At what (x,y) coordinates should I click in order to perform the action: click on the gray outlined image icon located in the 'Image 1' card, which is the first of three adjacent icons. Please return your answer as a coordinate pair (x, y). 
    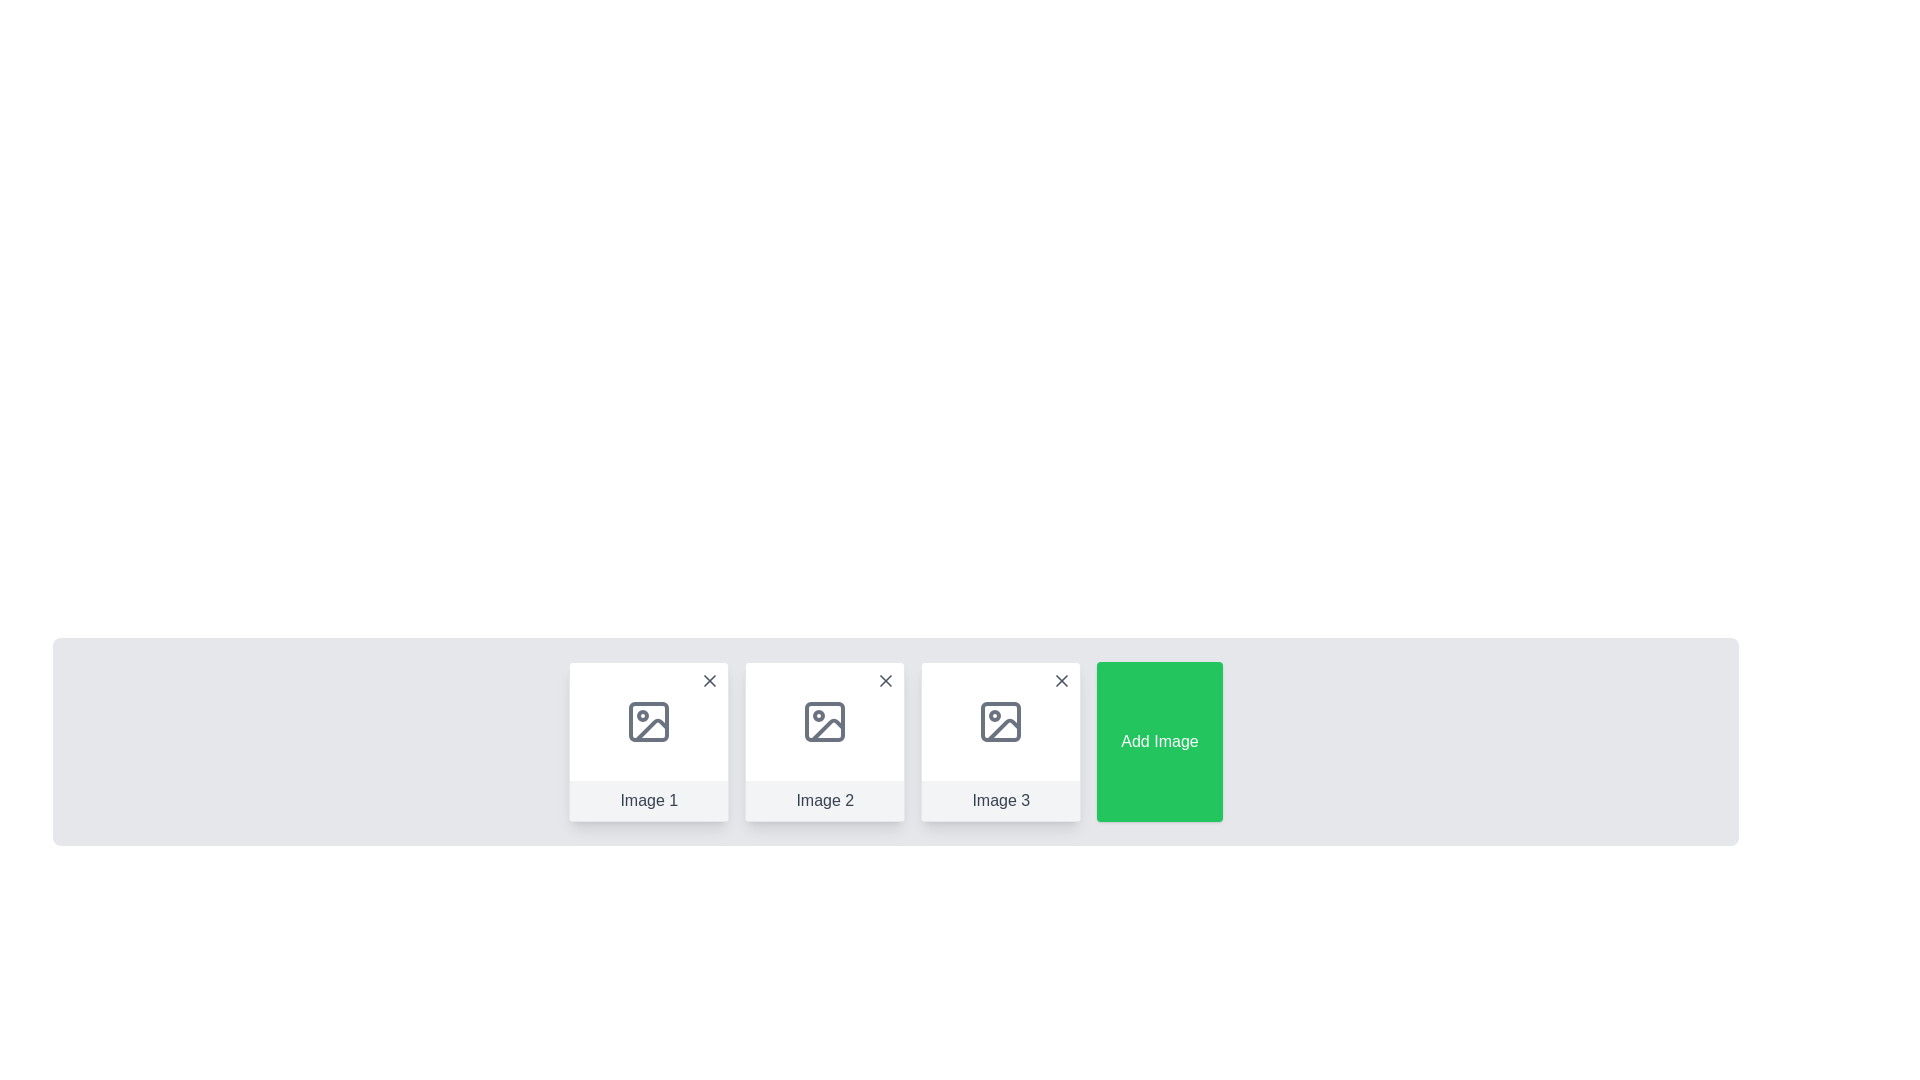
    Looking at the image, I should click on (649, 721).